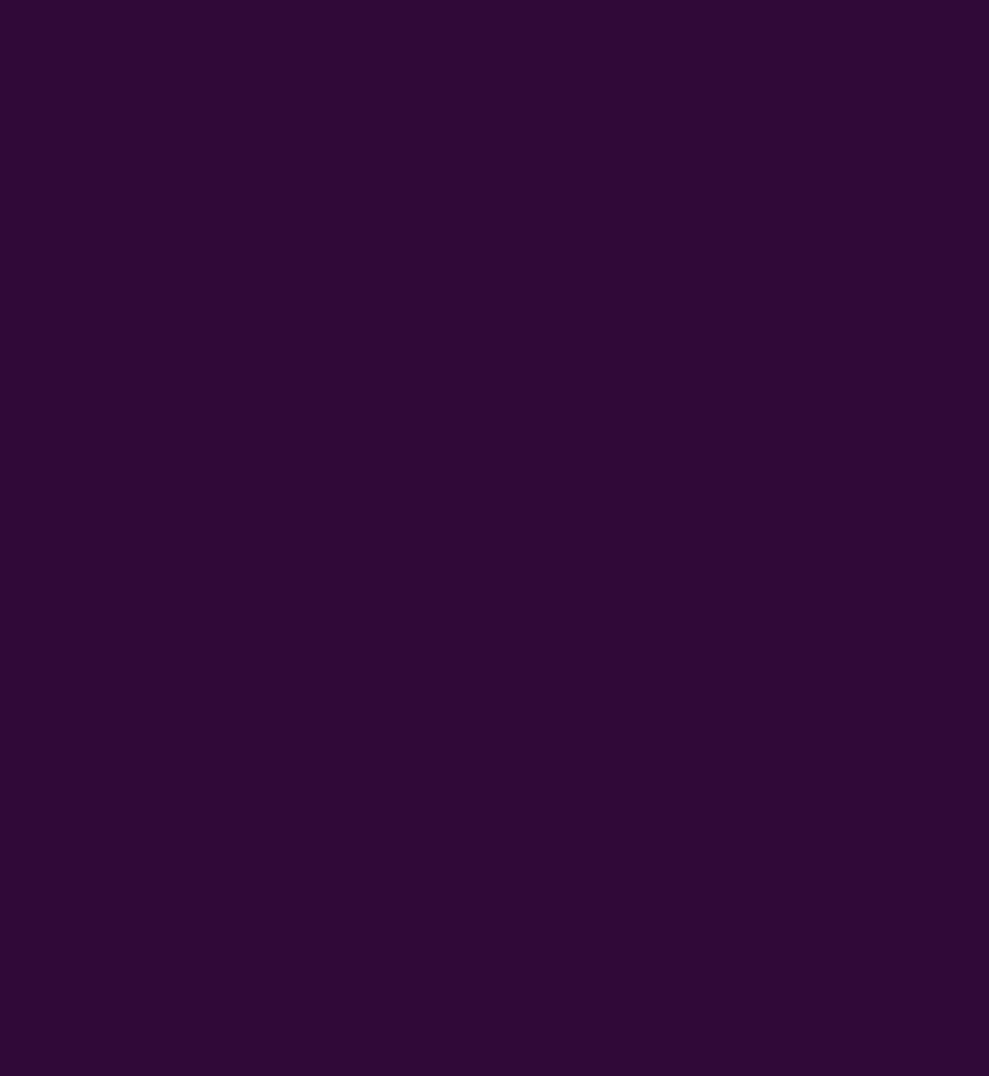  What do you see at coordinates (174, 628) in the screenshot?
I see `'Jackpot Games'` at bounding box center [174, 628].